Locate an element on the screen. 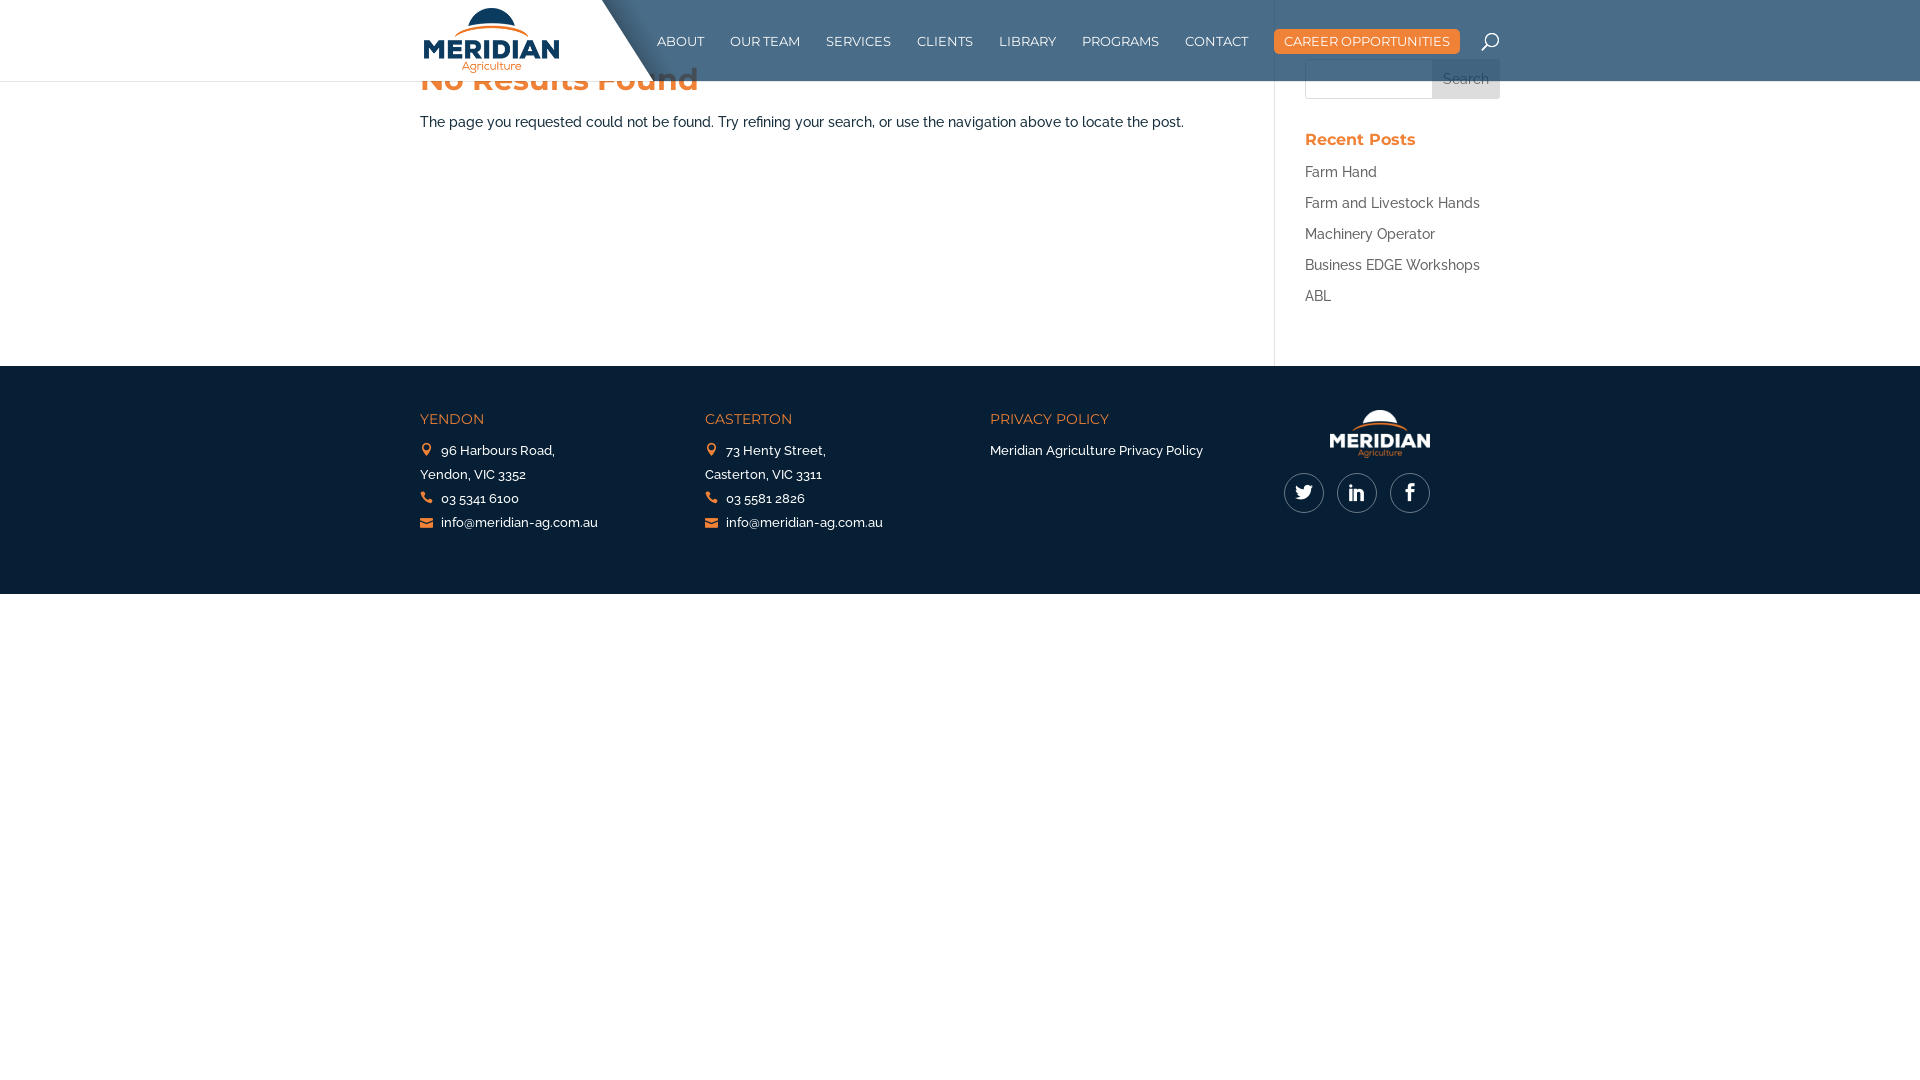 The width and height of the screenshot is (1920, 1080). 'CONTACT' is located at coordinates (1185, 56).